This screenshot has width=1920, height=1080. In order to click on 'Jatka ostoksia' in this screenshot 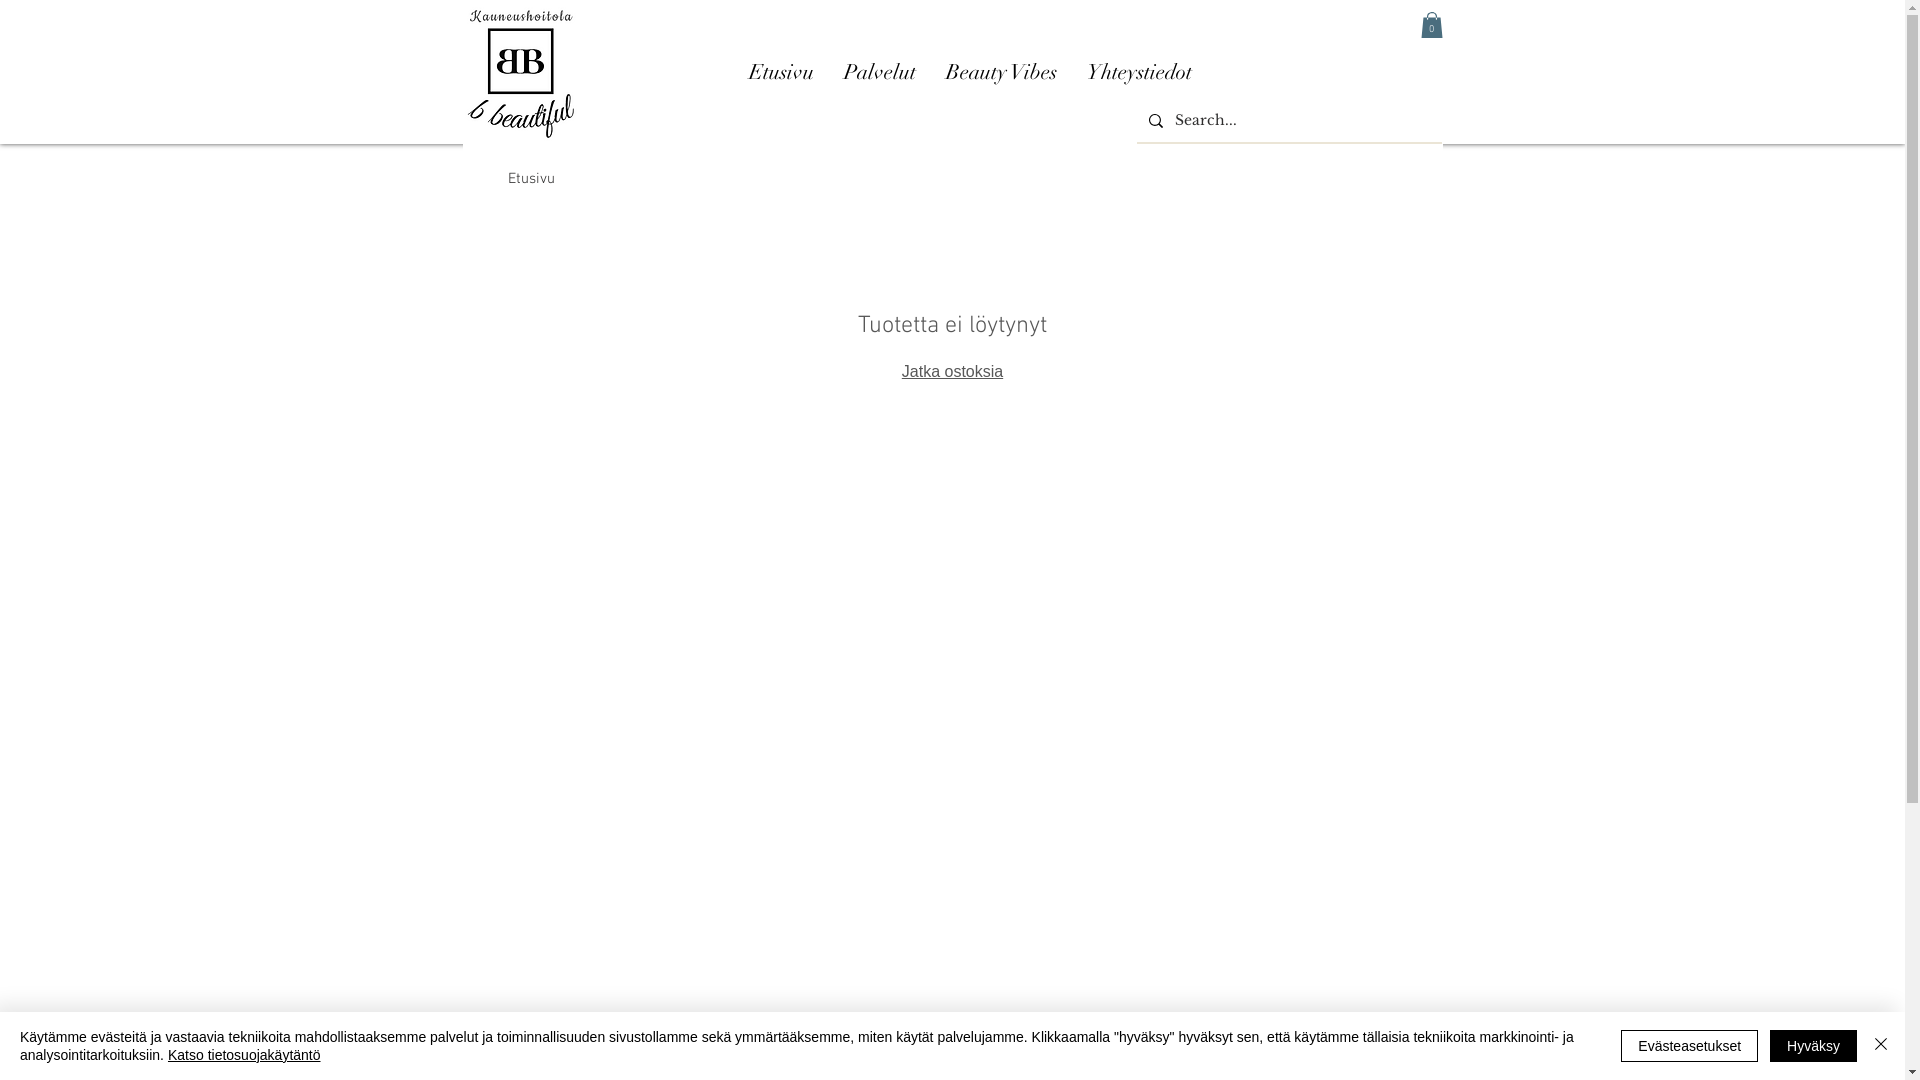, I will do `click(901, 371)`.